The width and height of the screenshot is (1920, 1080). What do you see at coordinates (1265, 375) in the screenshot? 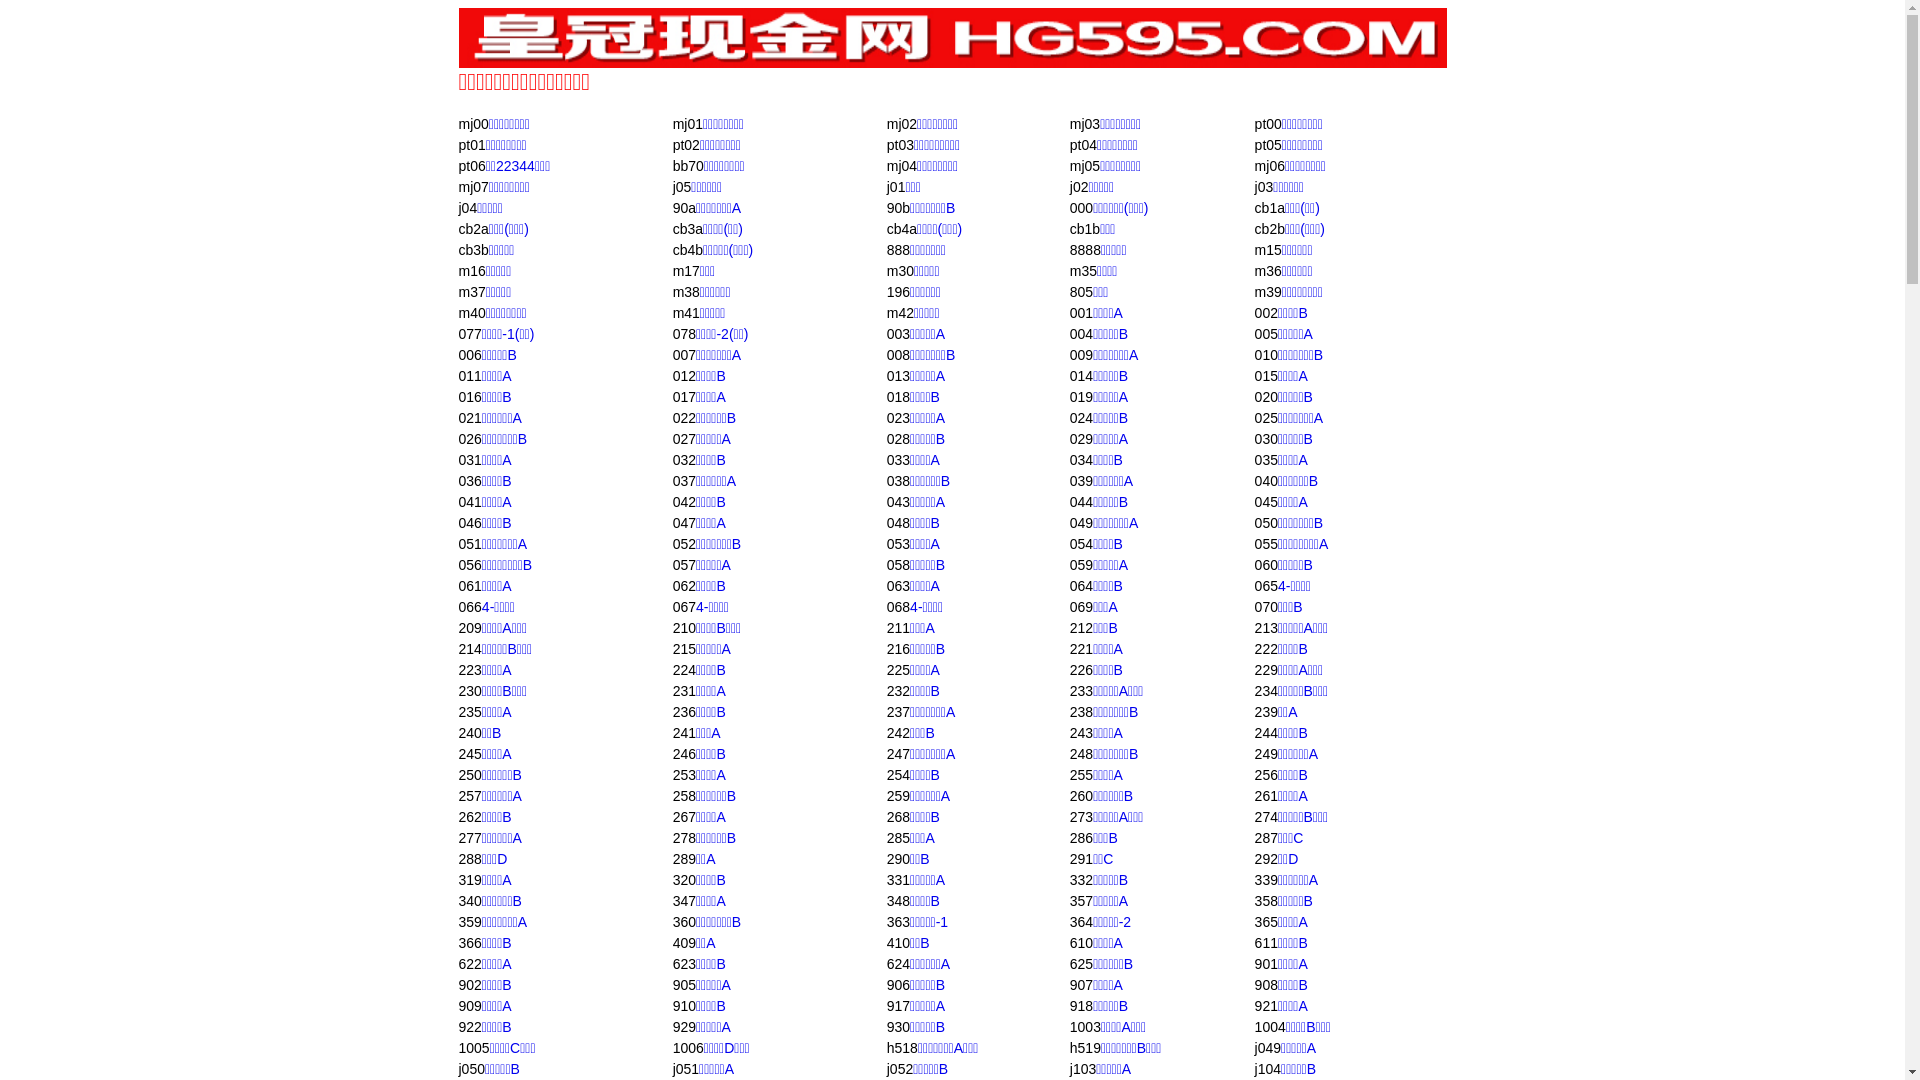
I see `'015'` at bounding box center [1265, 375].